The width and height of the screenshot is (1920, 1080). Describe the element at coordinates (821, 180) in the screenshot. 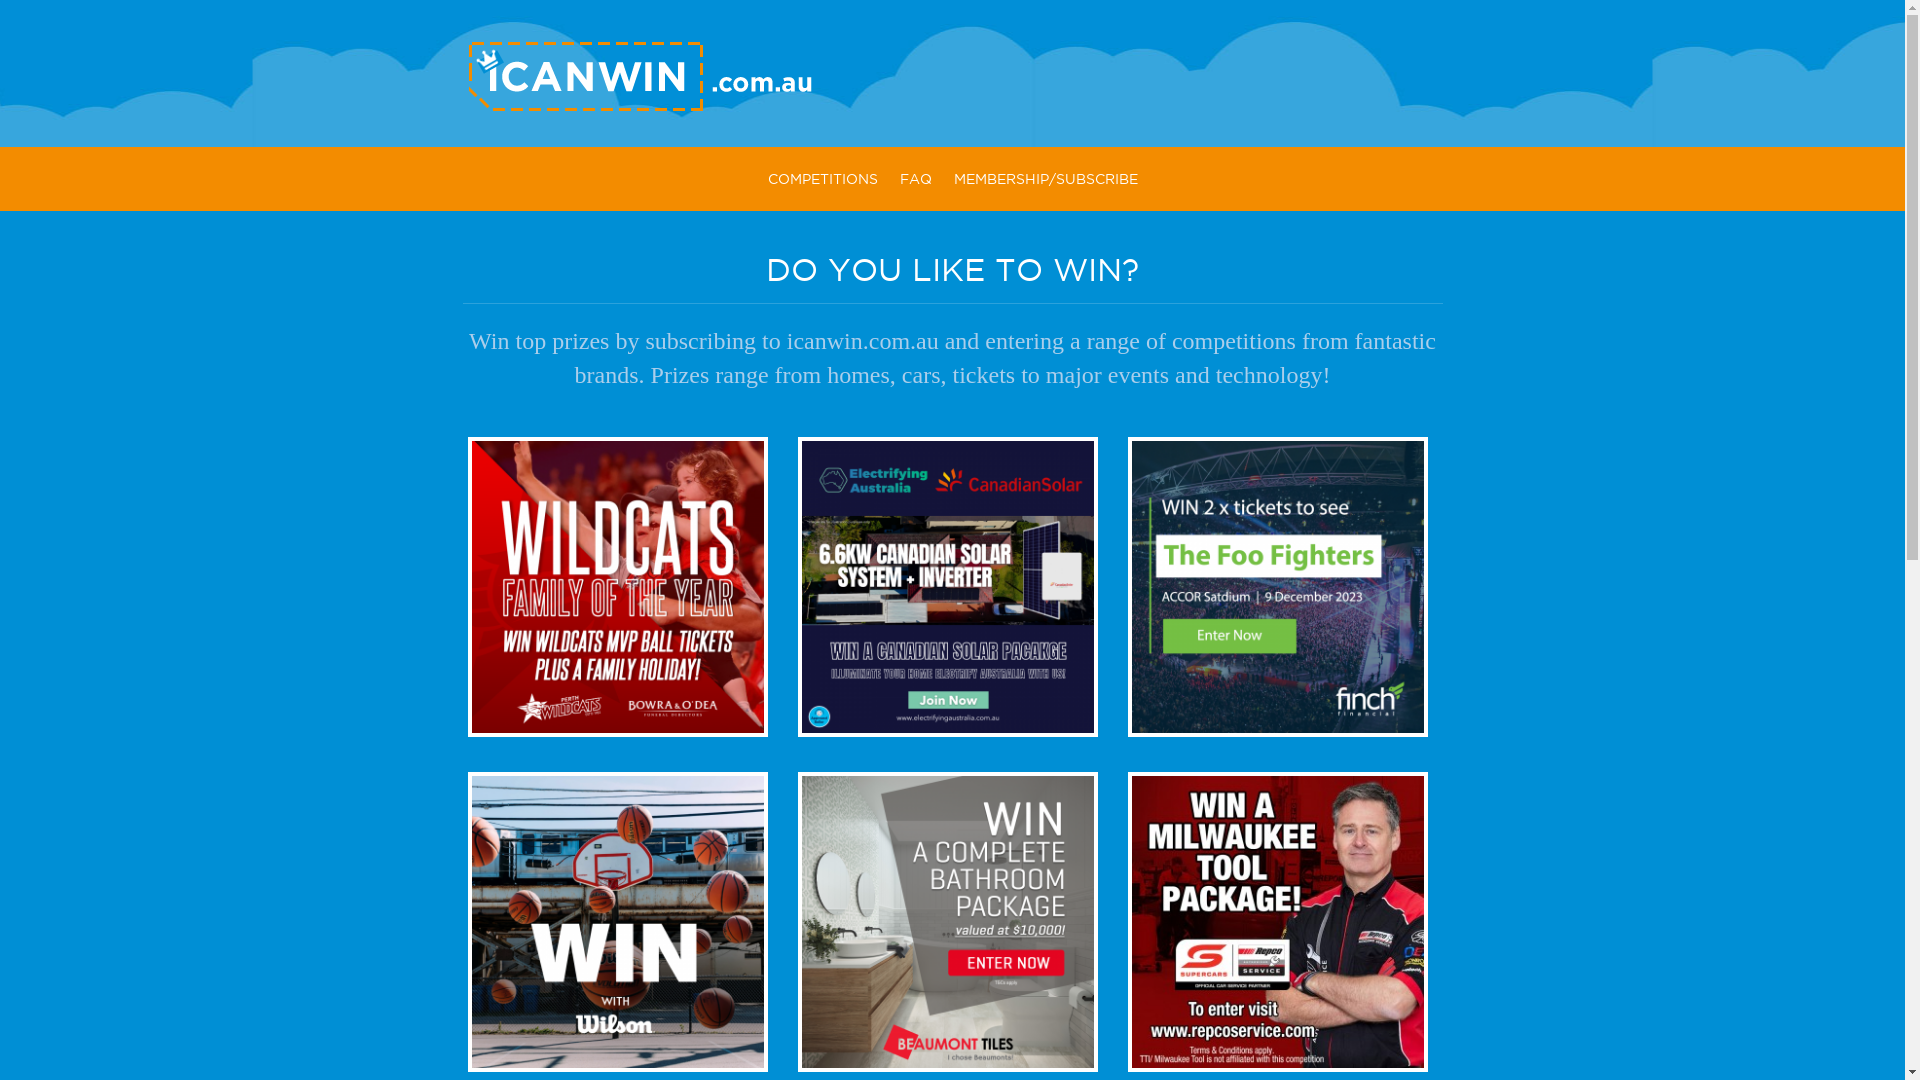

I see `'COMPETITIONS'` at that location.